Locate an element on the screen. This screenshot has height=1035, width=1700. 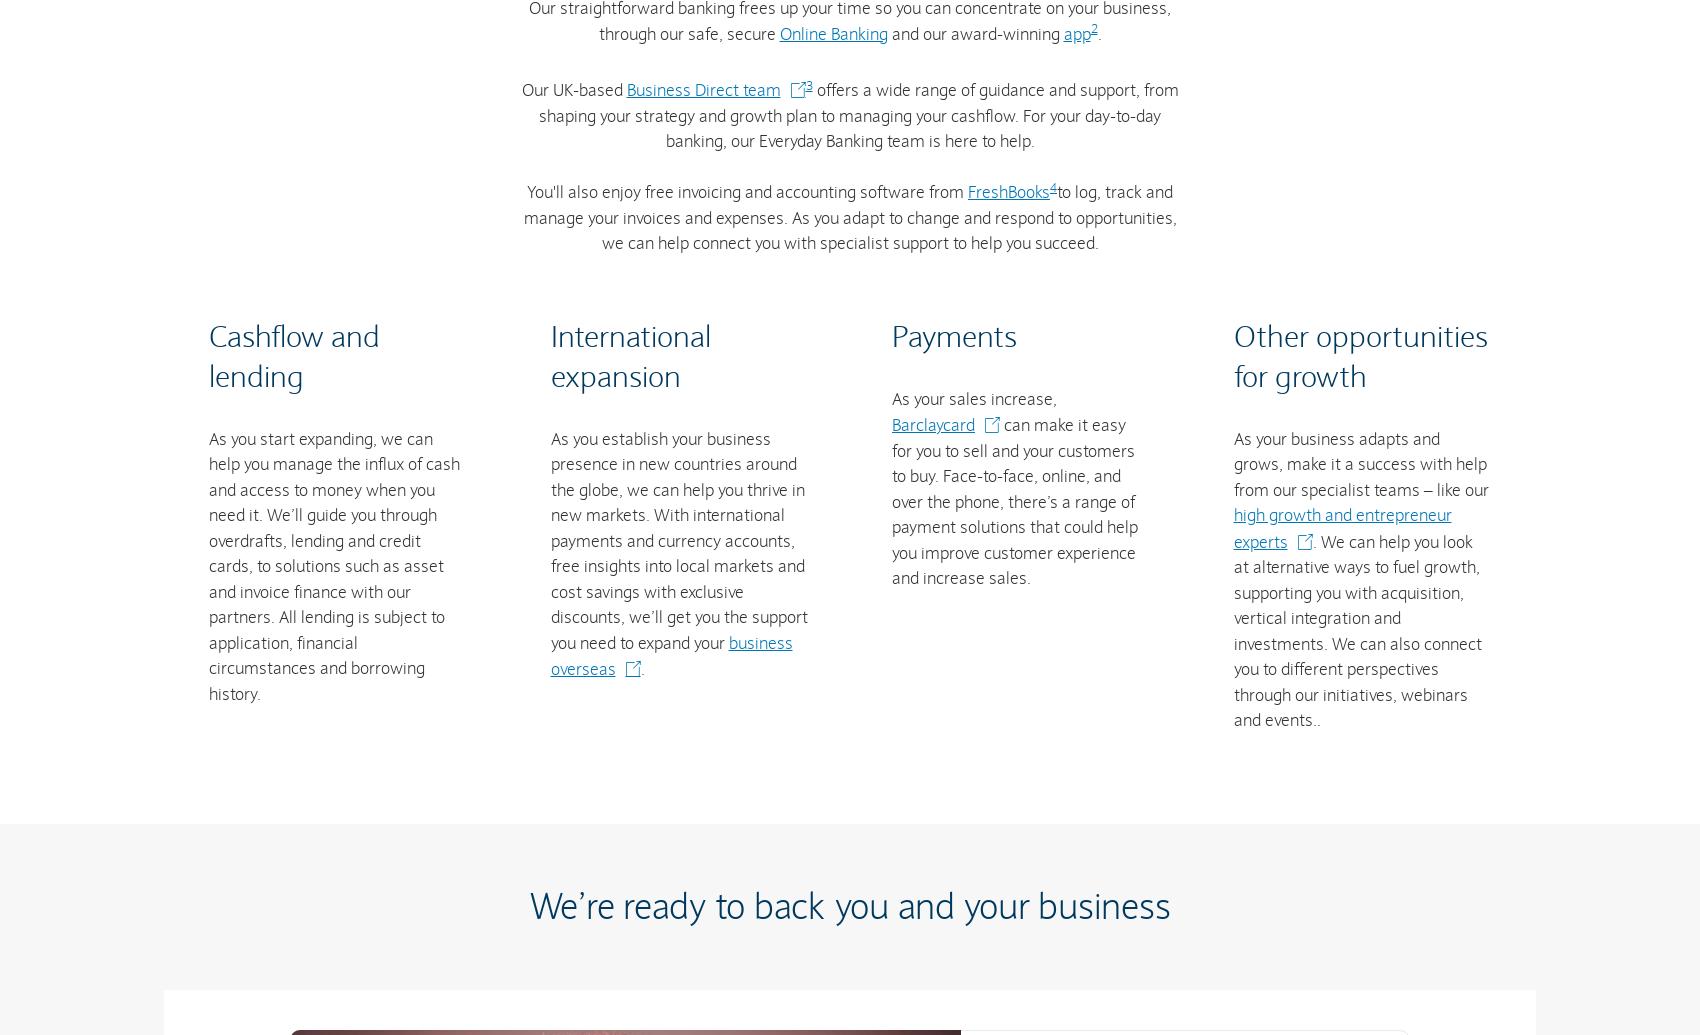
'Help & FAQs' is located at coordinates (394, 668).